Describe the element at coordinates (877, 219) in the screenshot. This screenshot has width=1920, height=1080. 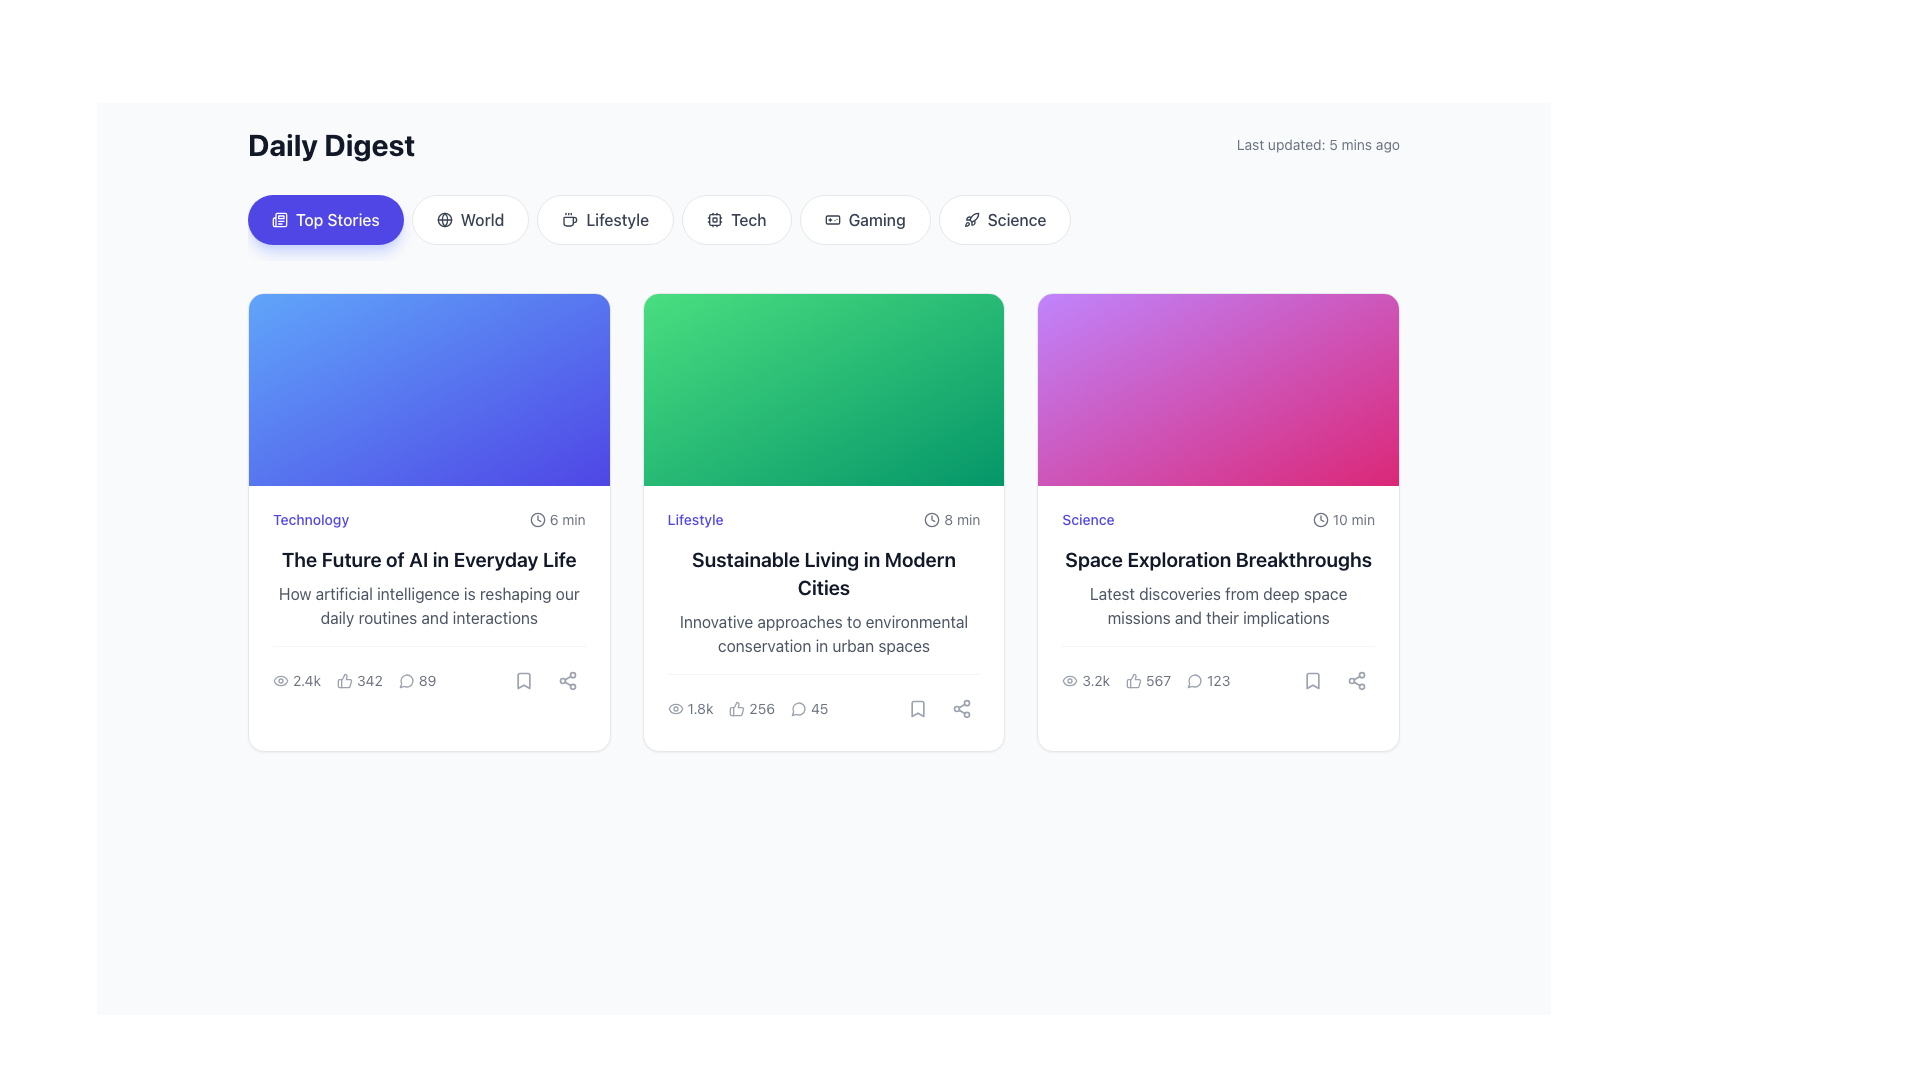
I see `the 'Gaming' text label within the category selection button, which is styled with a modern sans-serif font and` at that location.